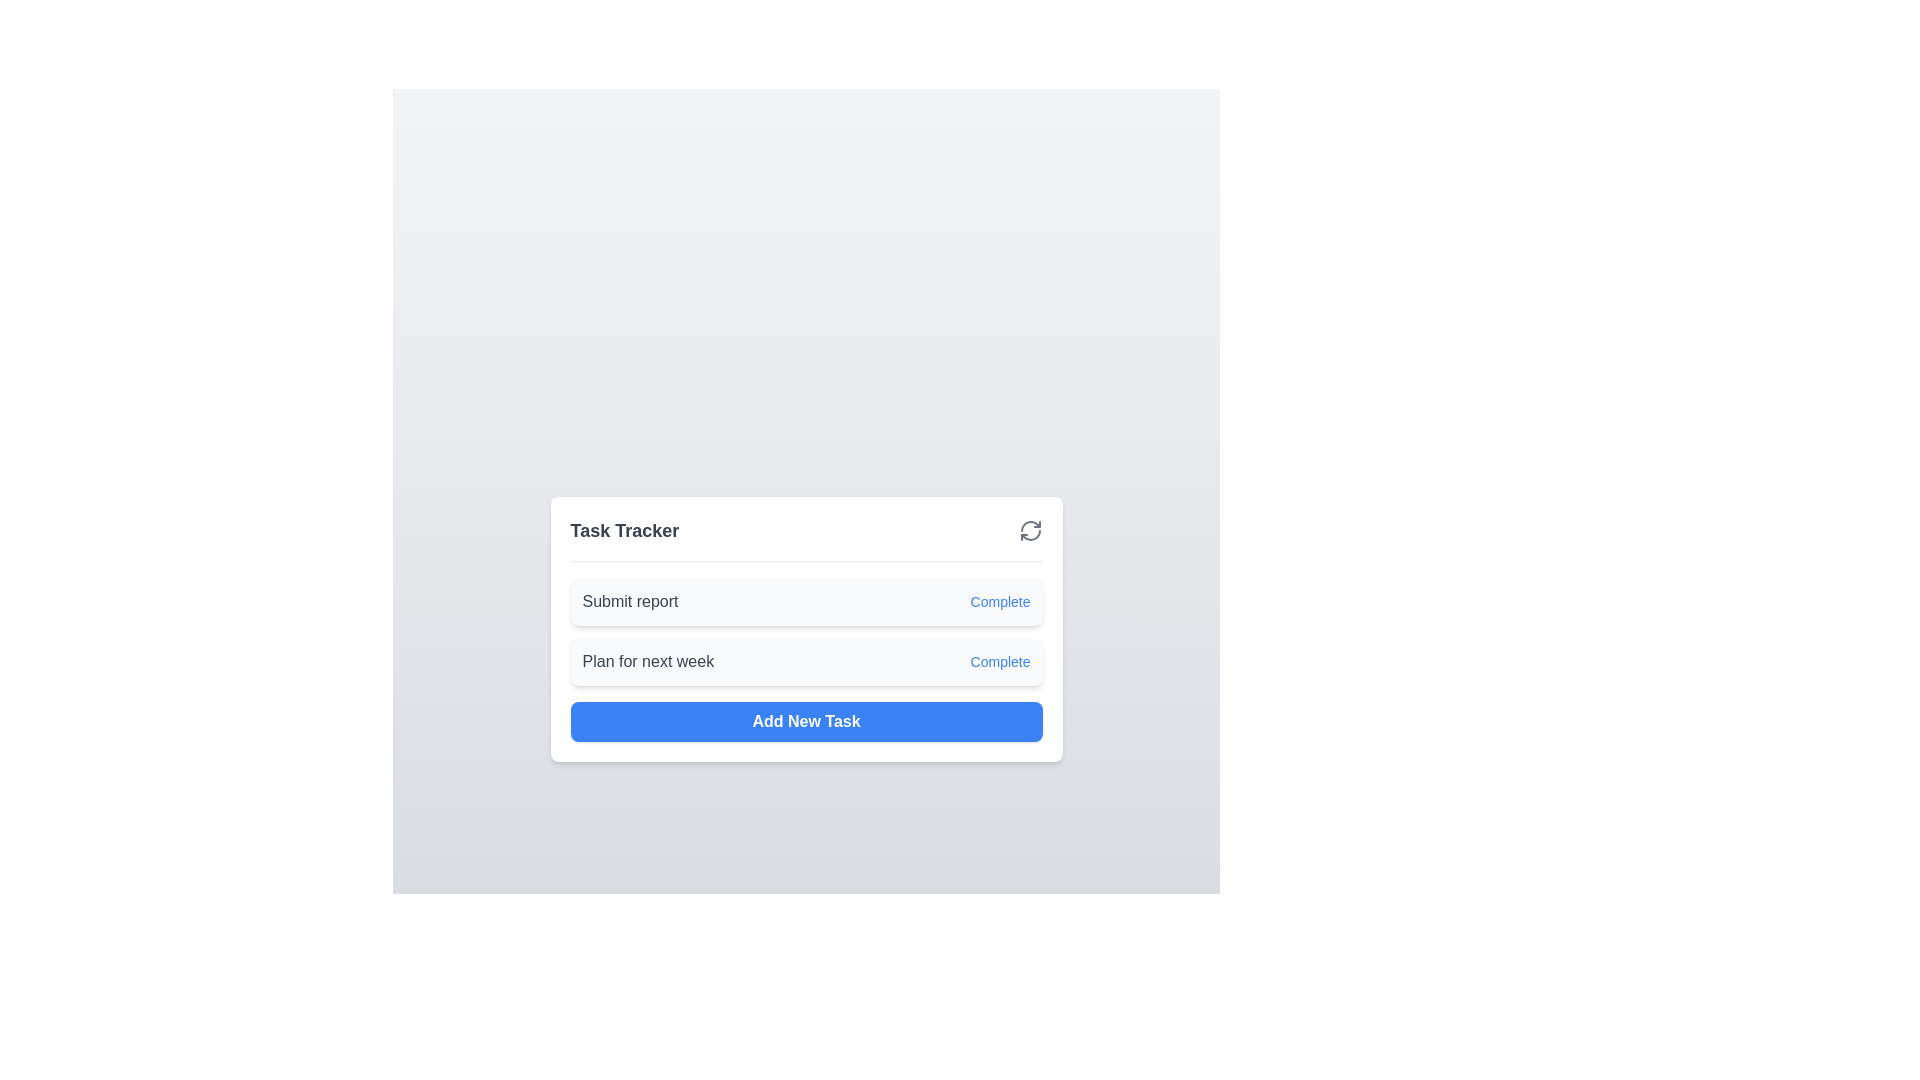  Describe the element at coordinates (1000, 600) in the screenshot. I see `the blue hyperlink styled as a button that displays the text 'Complete'` at that location.